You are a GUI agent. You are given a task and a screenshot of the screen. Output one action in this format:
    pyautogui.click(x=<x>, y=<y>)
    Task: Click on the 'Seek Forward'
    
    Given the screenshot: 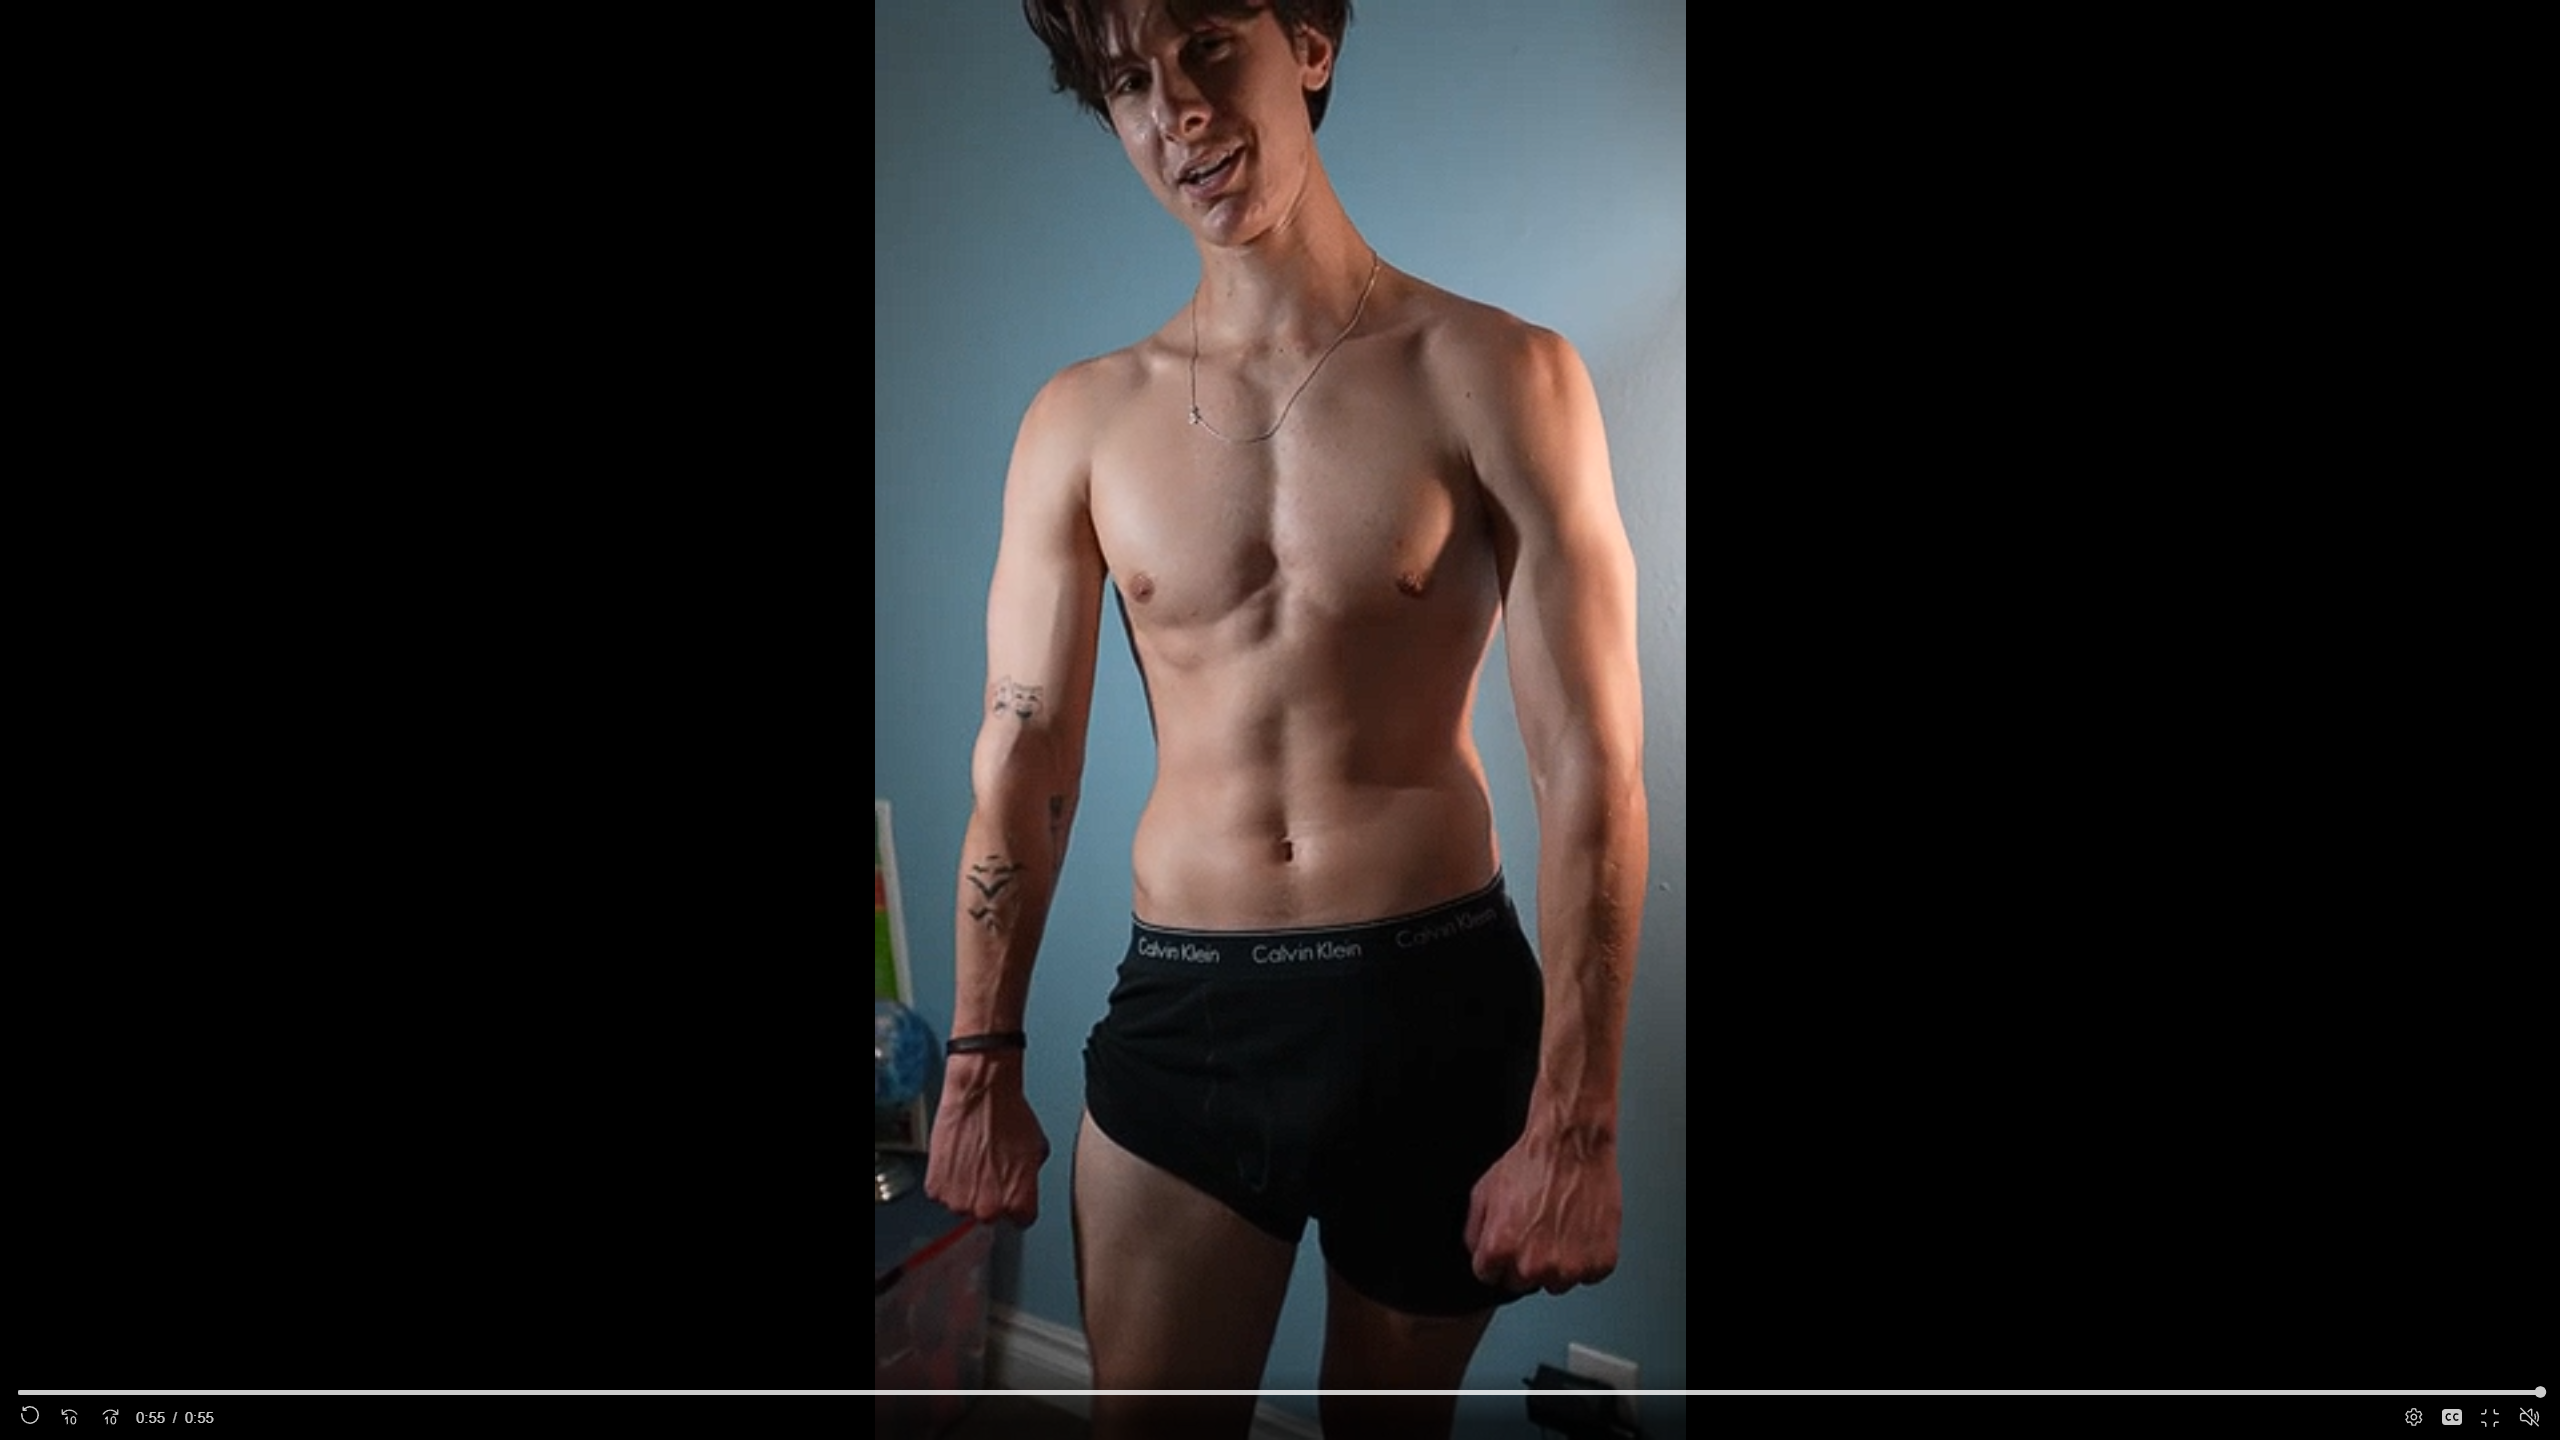 What is the action you would take?
    pyautogui.click(x=110, y=1417)
    